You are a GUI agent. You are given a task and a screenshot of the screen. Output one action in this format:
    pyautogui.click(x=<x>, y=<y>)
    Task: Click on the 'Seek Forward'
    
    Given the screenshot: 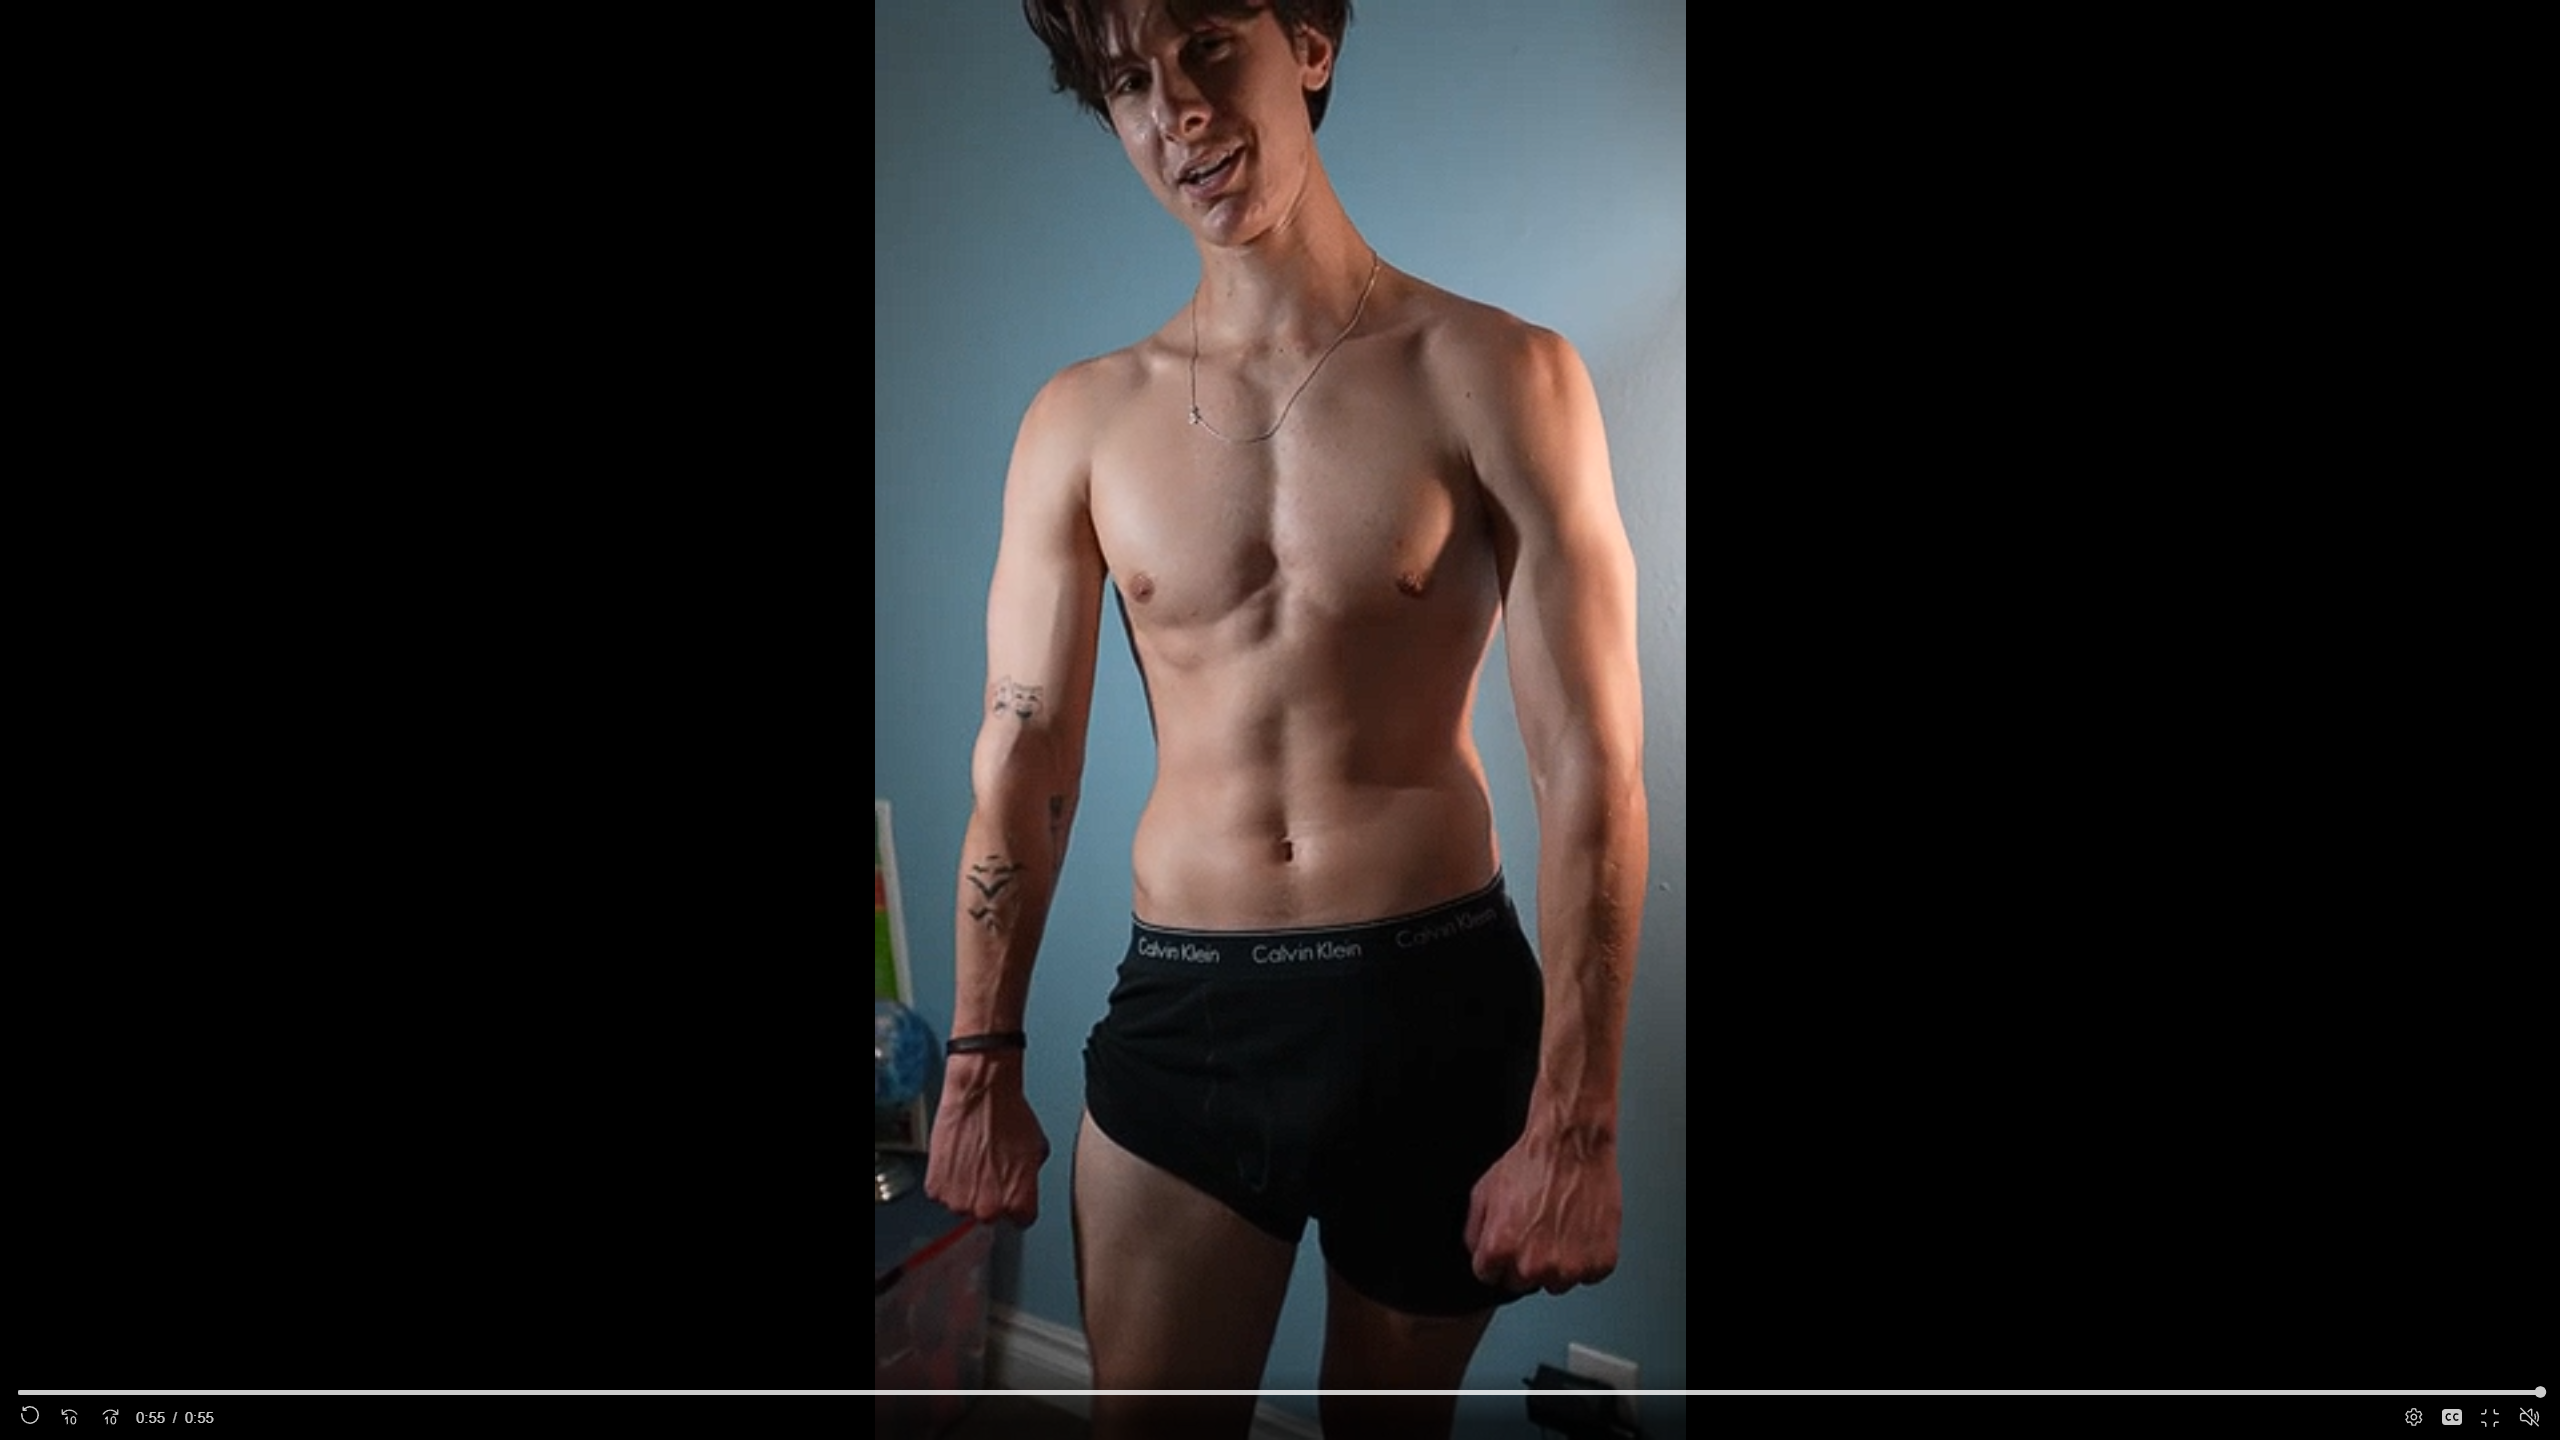 What is the action you would take?
    pyautogui.click(x=110, y=1417)
    